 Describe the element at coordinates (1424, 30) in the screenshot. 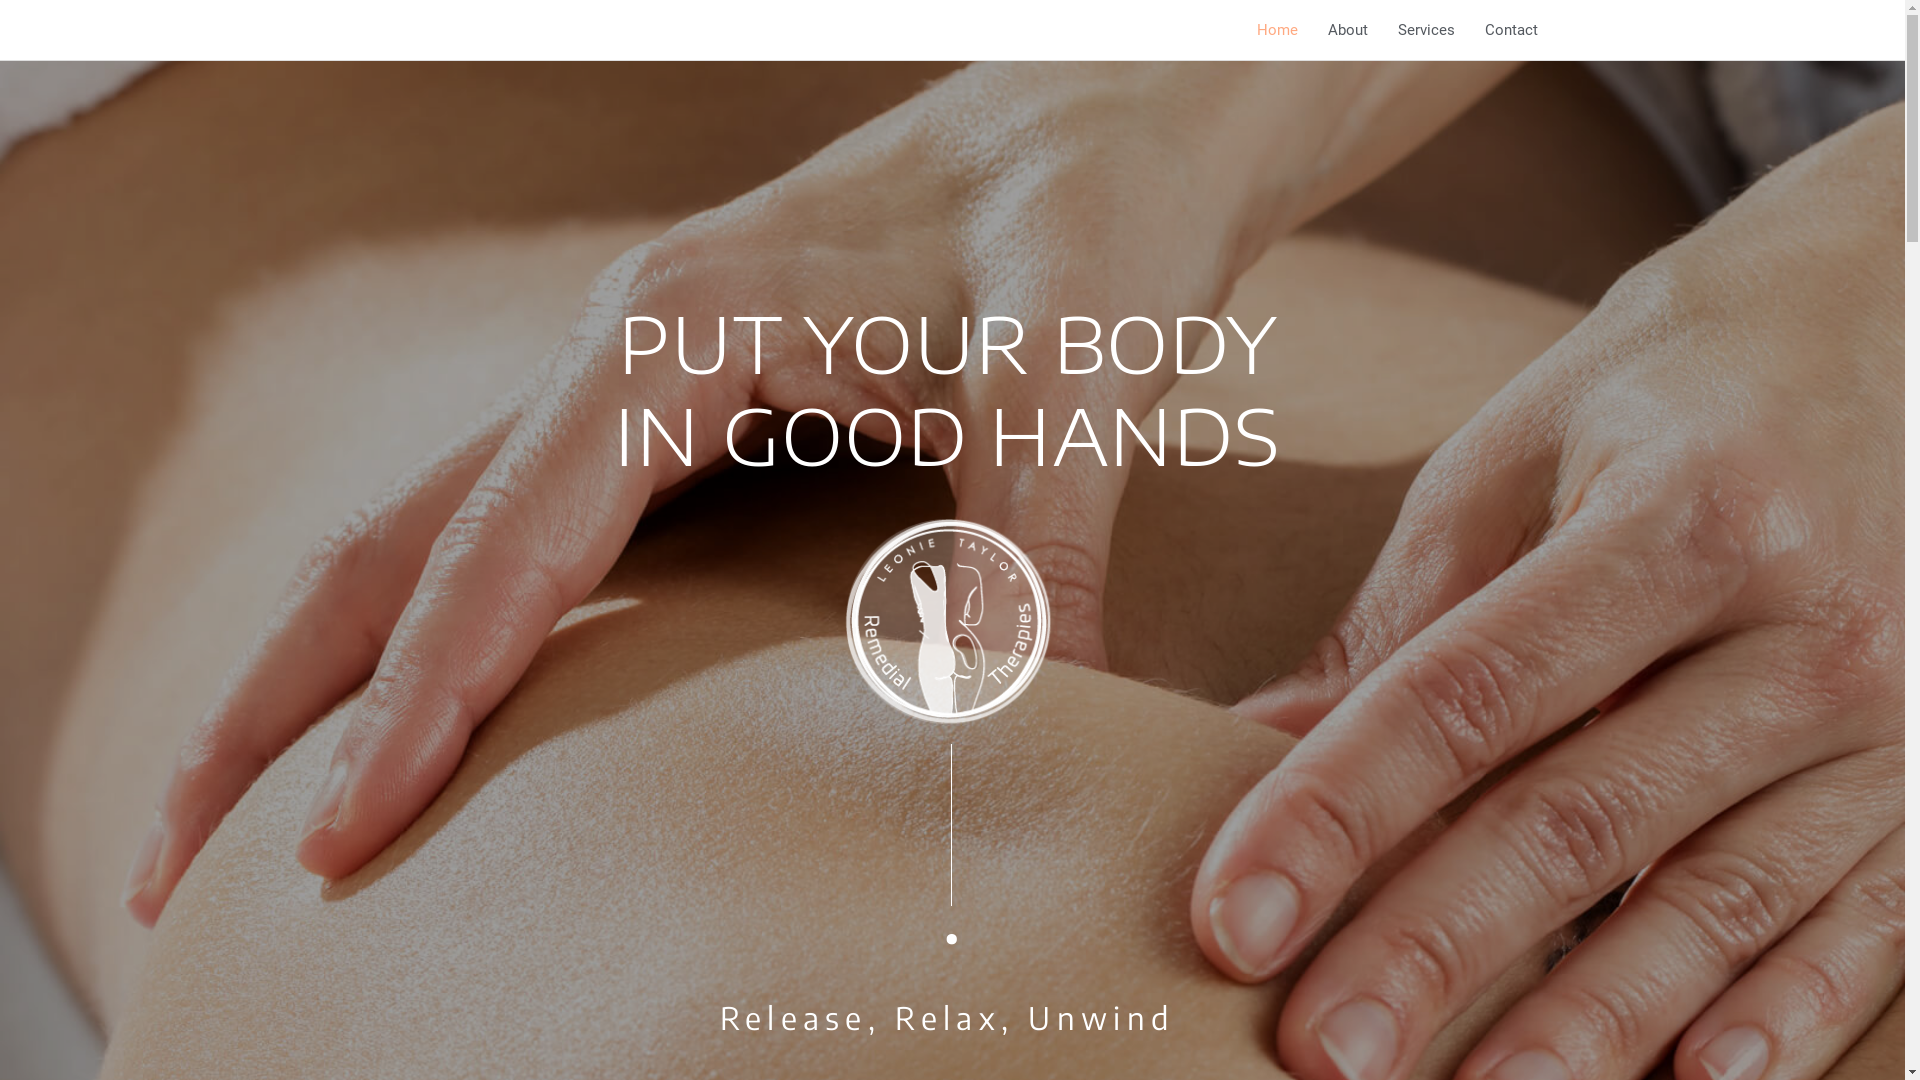

I see `'Services'` at that location.